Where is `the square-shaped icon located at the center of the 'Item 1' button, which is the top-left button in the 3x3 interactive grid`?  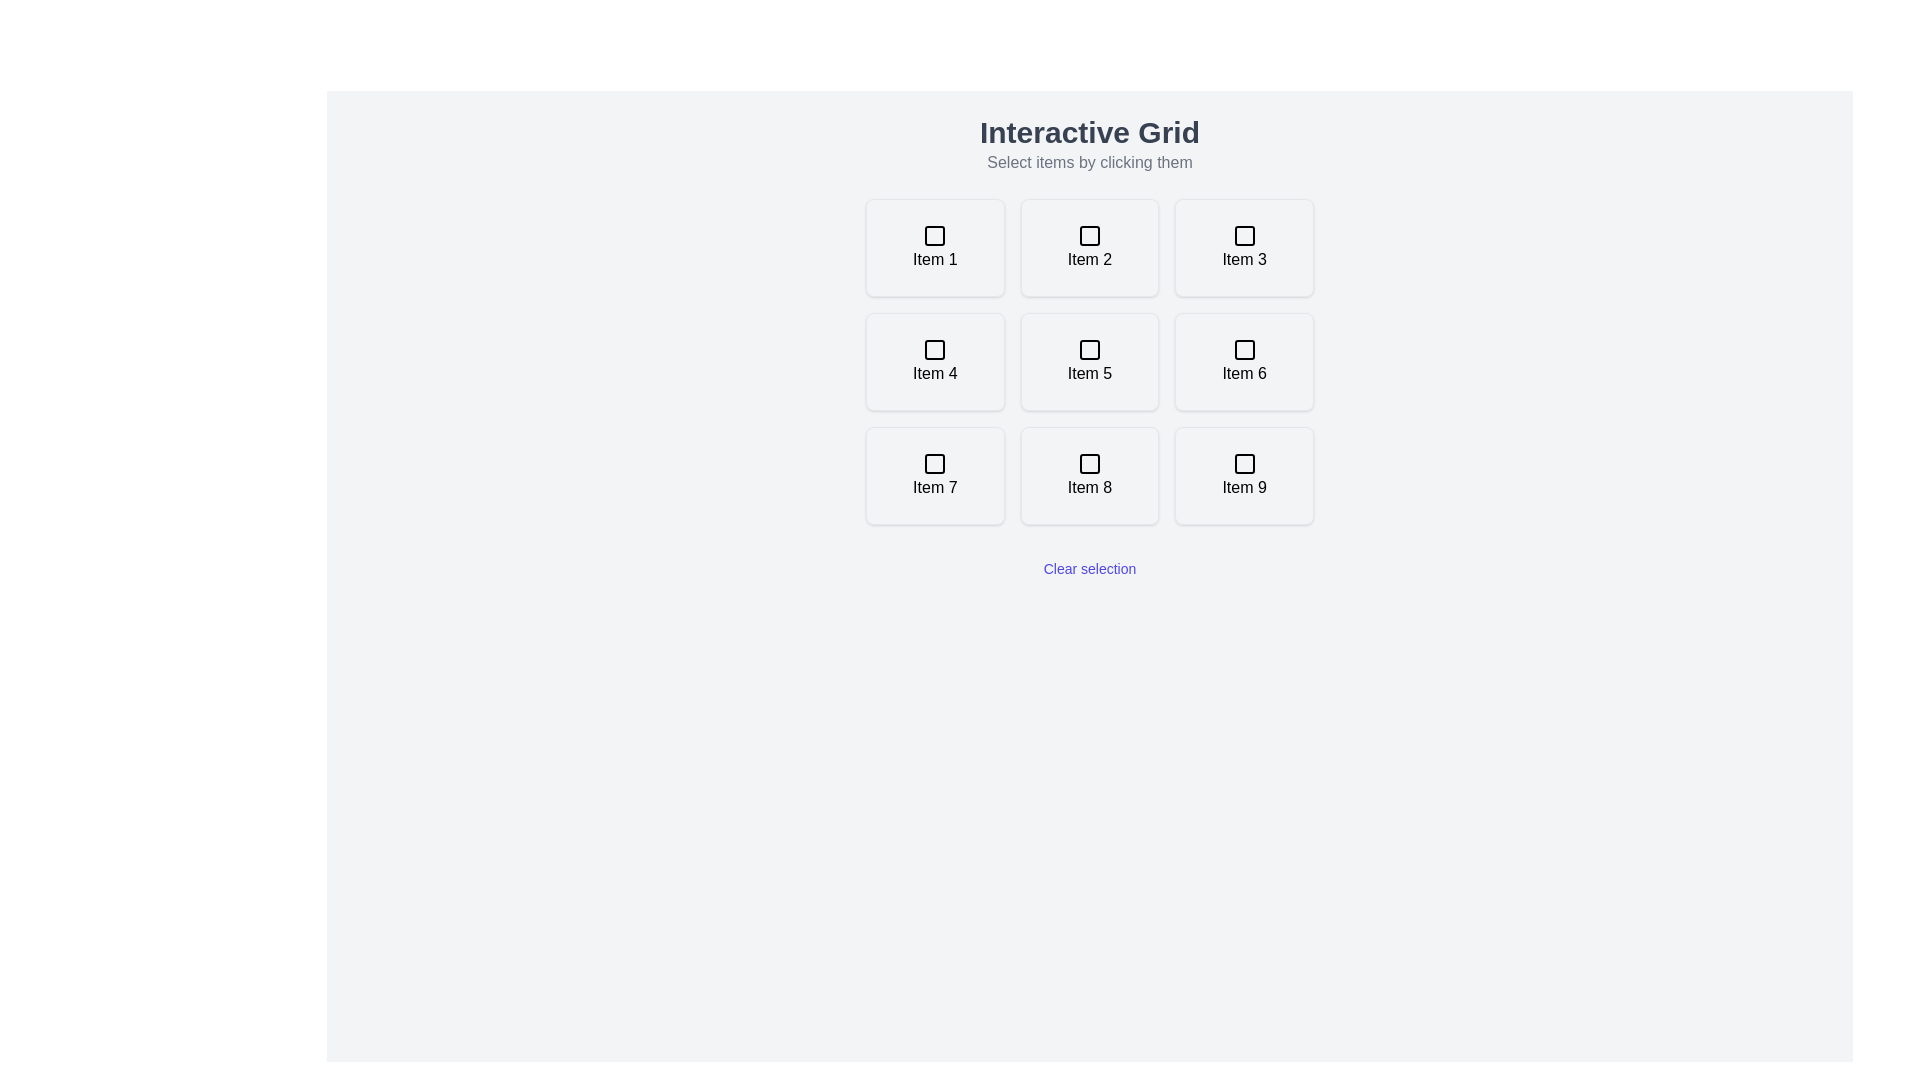
the square-shaped icon located at the center of the 'Item 1' button, which is the top-left button in the 3x3 interactive grid is located at coordinates (934, 234).